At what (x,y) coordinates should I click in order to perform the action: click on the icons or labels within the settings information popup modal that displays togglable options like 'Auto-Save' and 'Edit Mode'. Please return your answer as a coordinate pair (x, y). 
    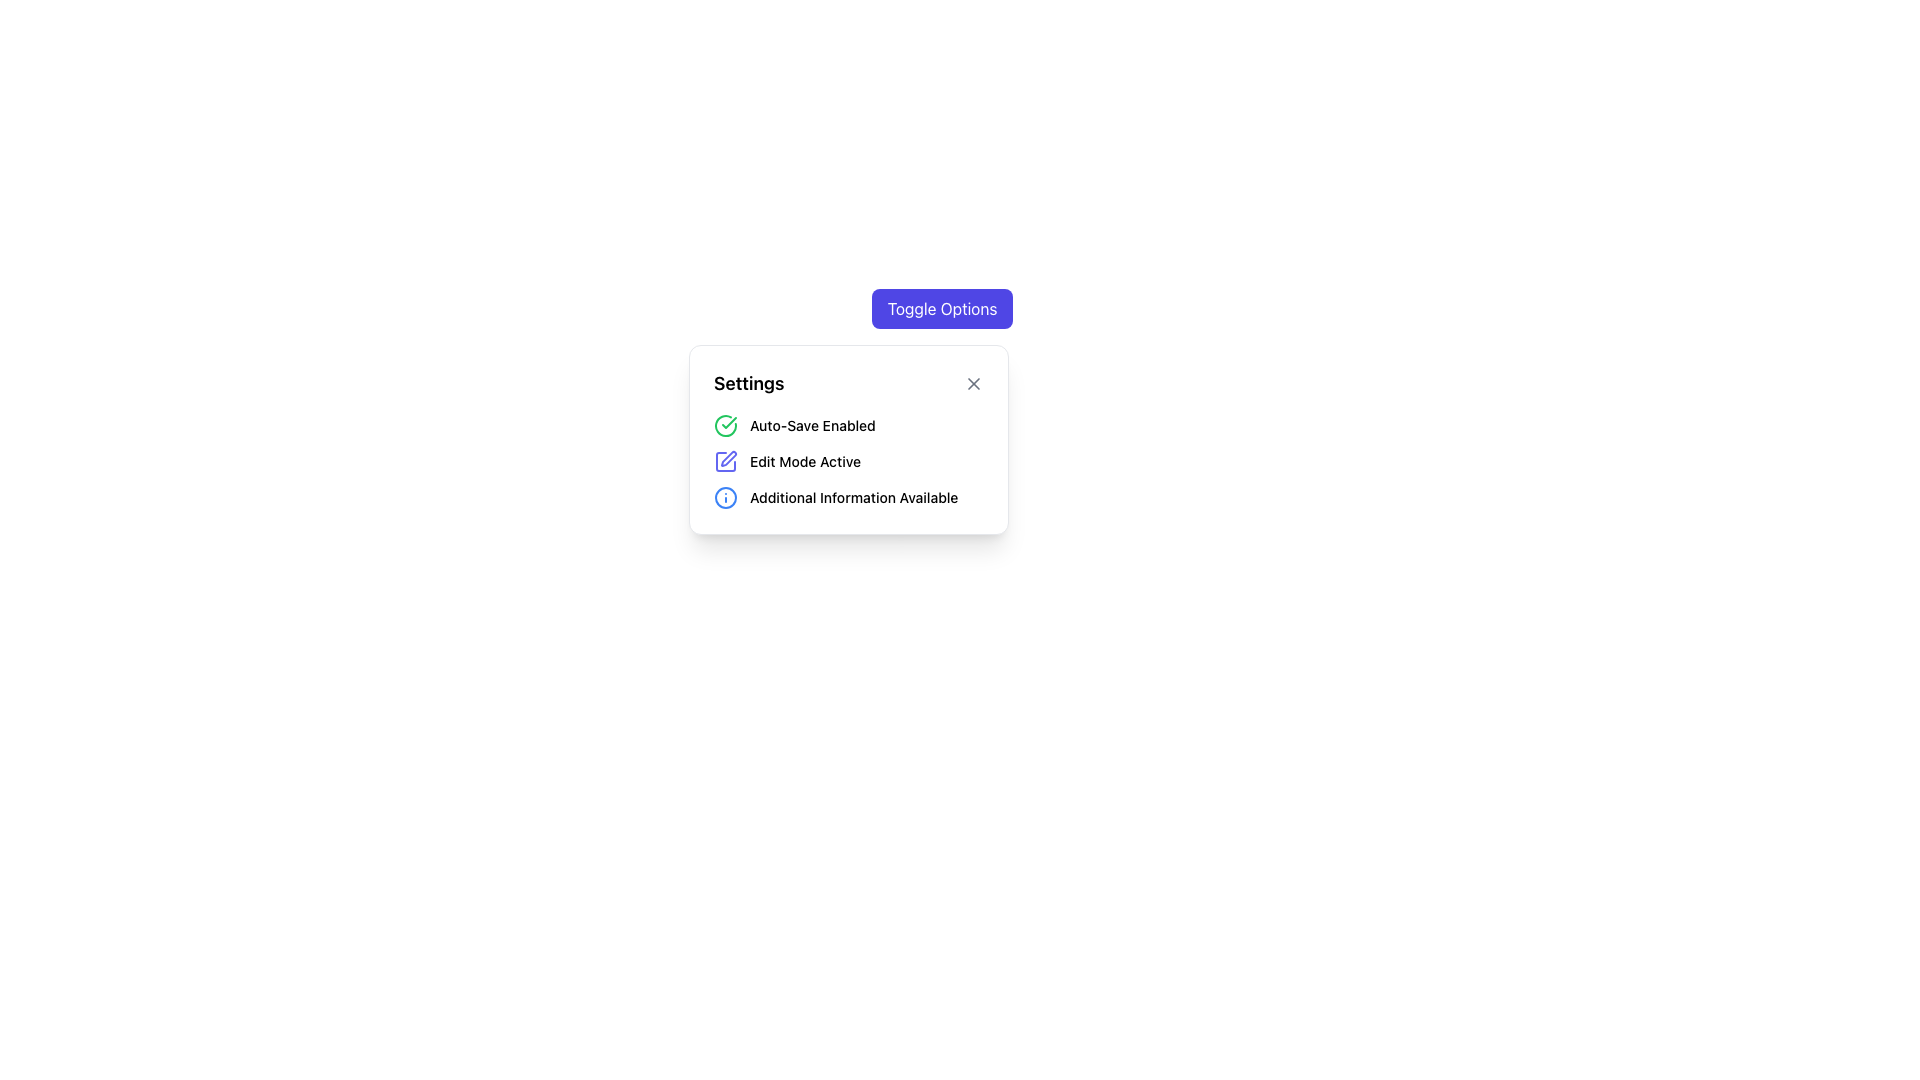
    Looking at the image, I should click on (941, 442).